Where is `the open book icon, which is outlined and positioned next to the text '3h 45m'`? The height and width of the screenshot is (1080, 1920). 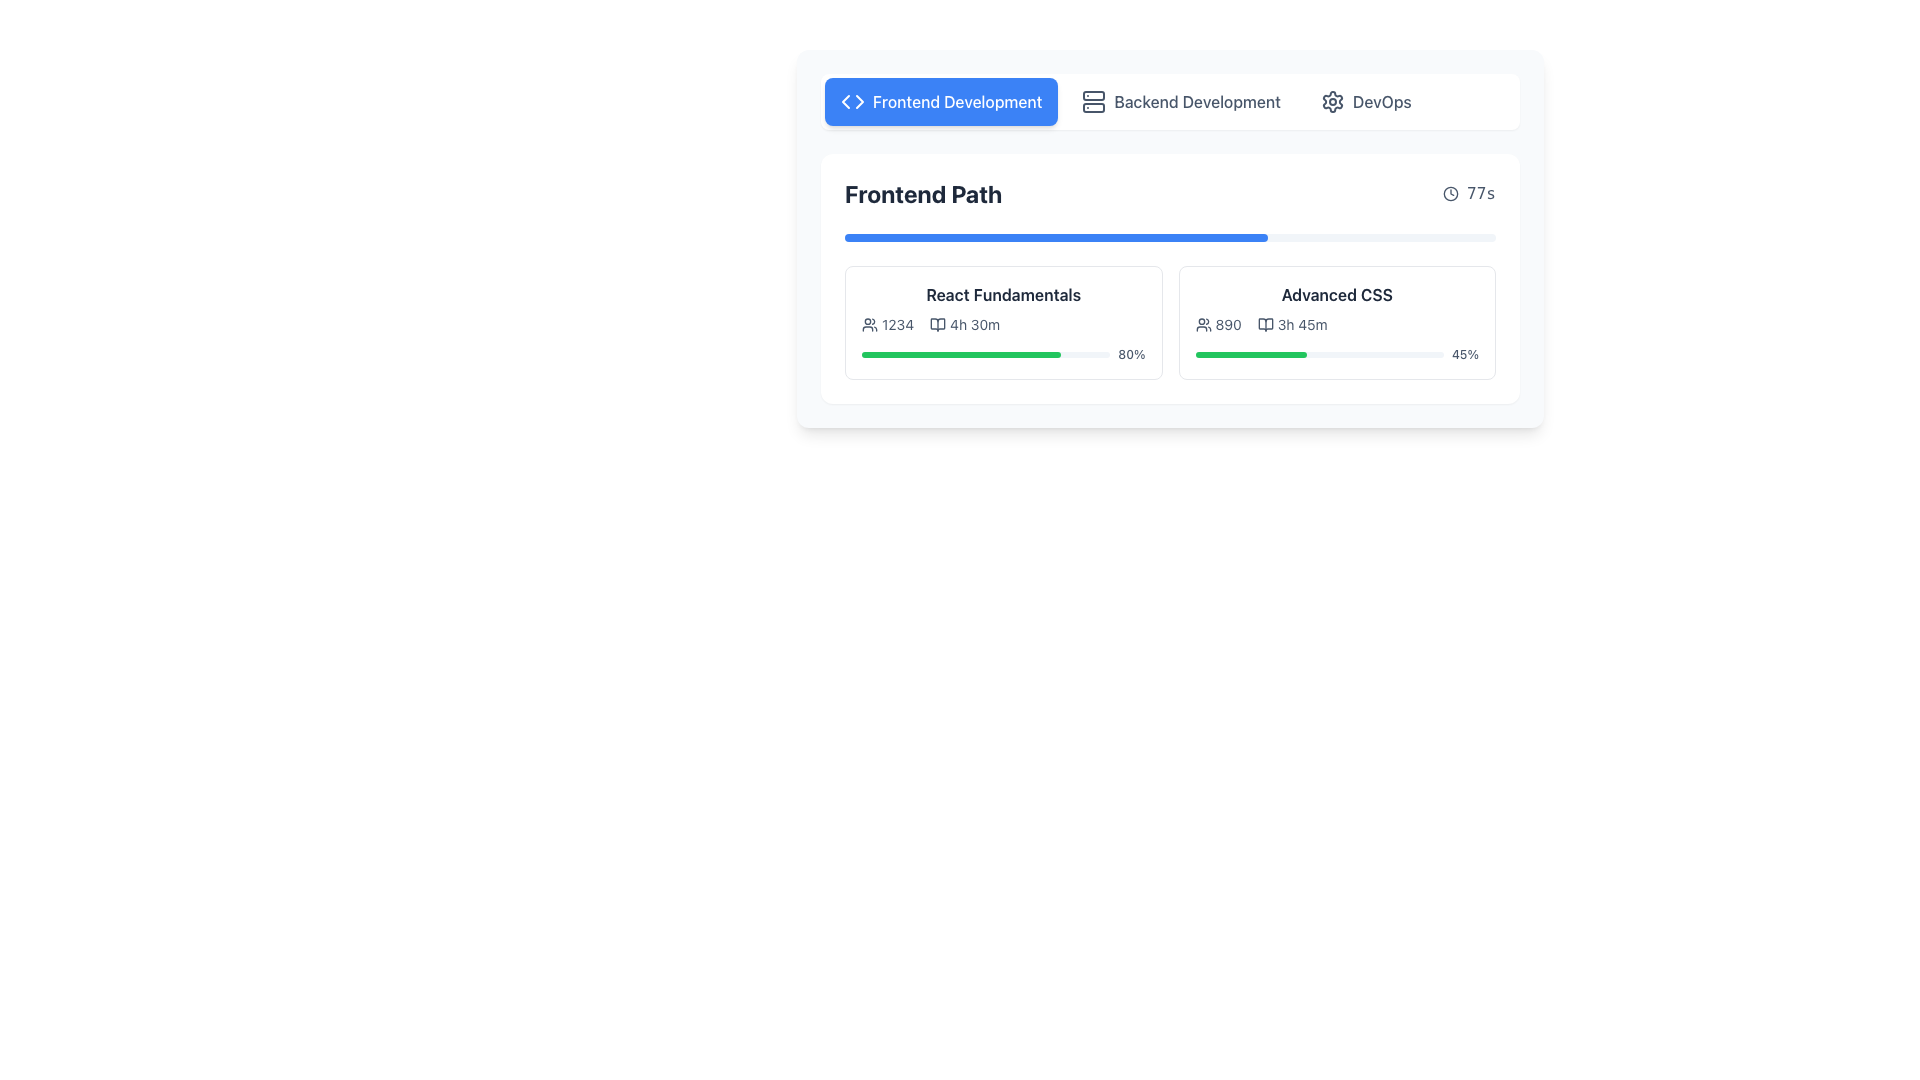
the open book icon, which is outlined and positioned next to the text '3h 45m' is located at coordinates (1264, 323).